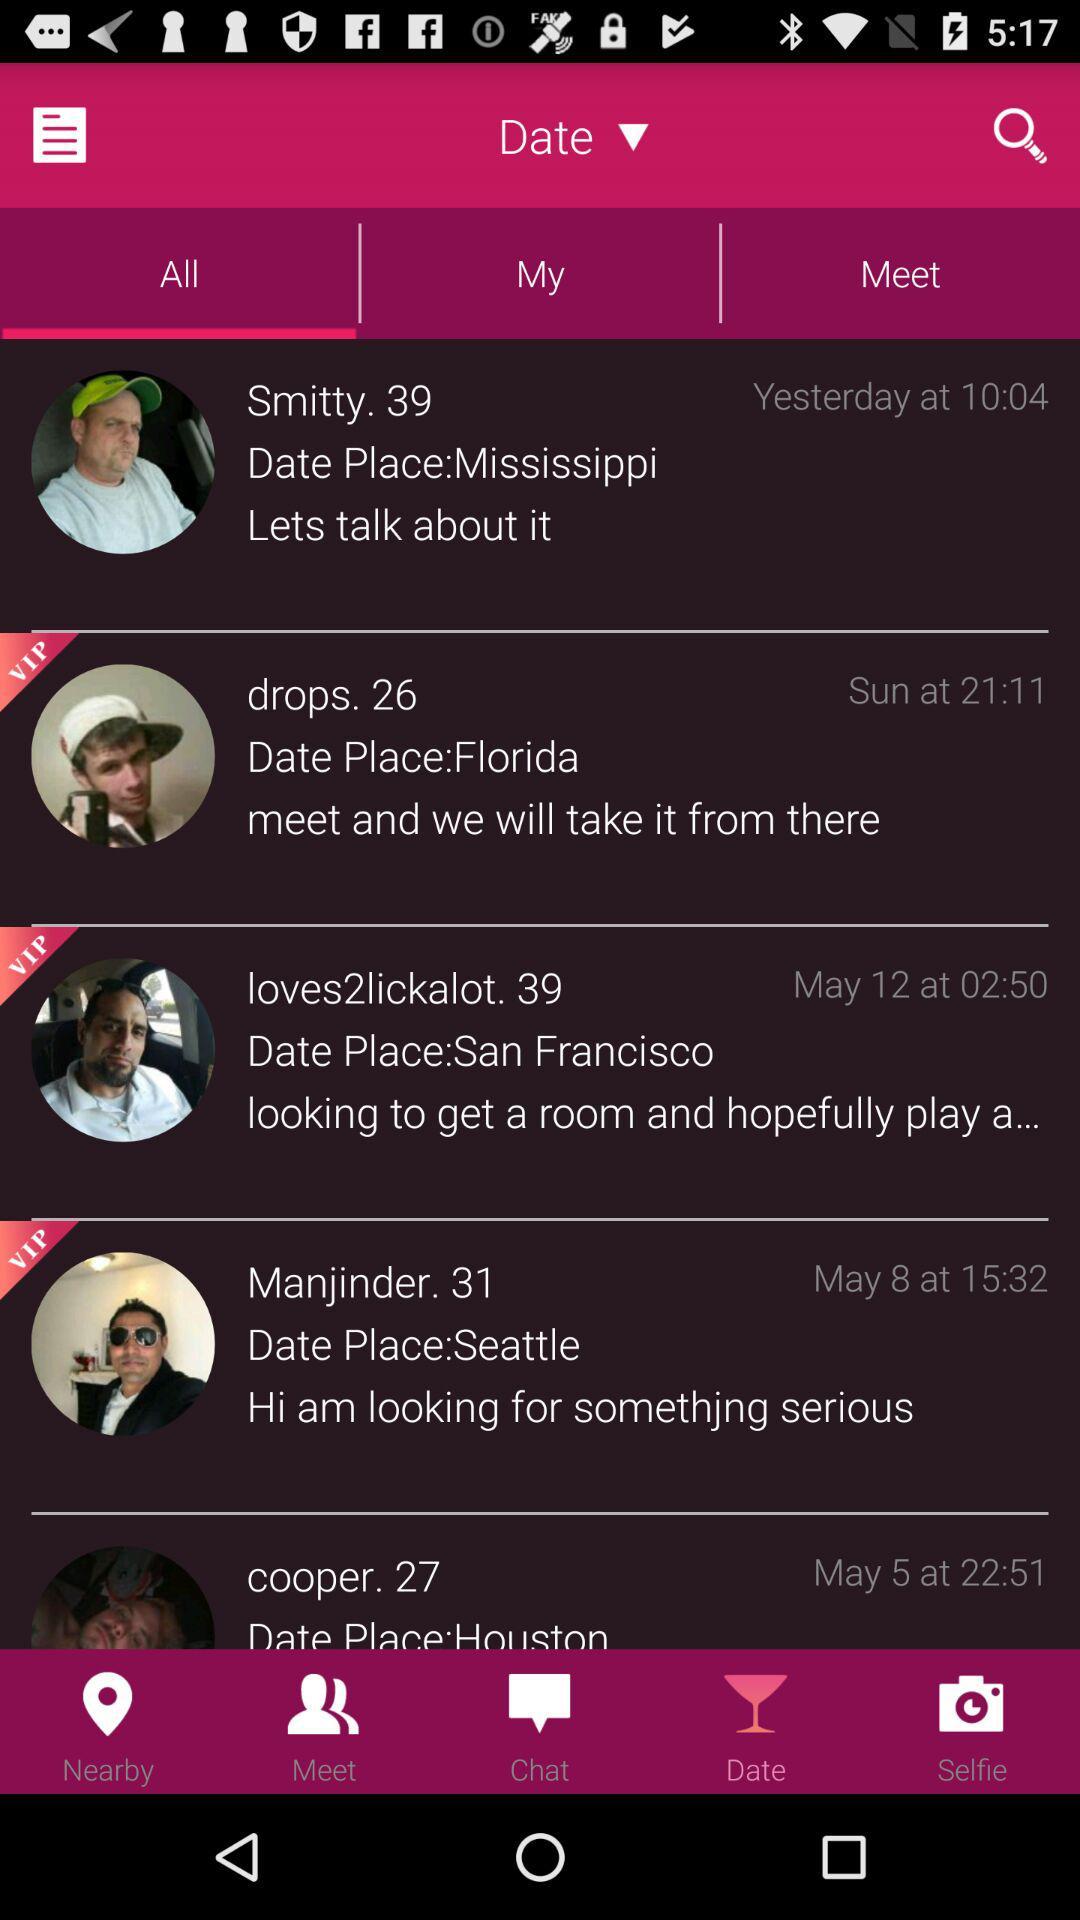  What do you see at coordinates (310, 1573) in the screenshot?
I see `the item to the left of .  icon` at bounding box center [310, 1573].